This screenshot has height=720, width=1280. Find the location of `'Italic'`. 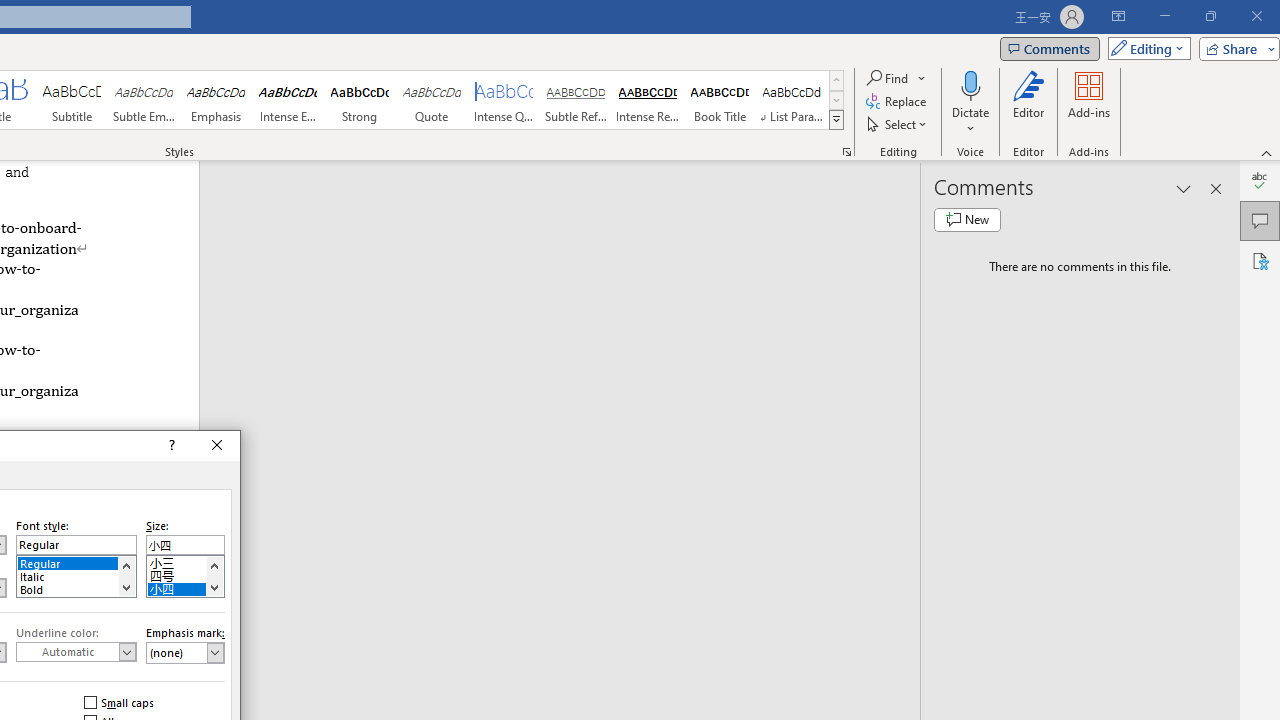

'Italic' is located at coordinates (76, 574).